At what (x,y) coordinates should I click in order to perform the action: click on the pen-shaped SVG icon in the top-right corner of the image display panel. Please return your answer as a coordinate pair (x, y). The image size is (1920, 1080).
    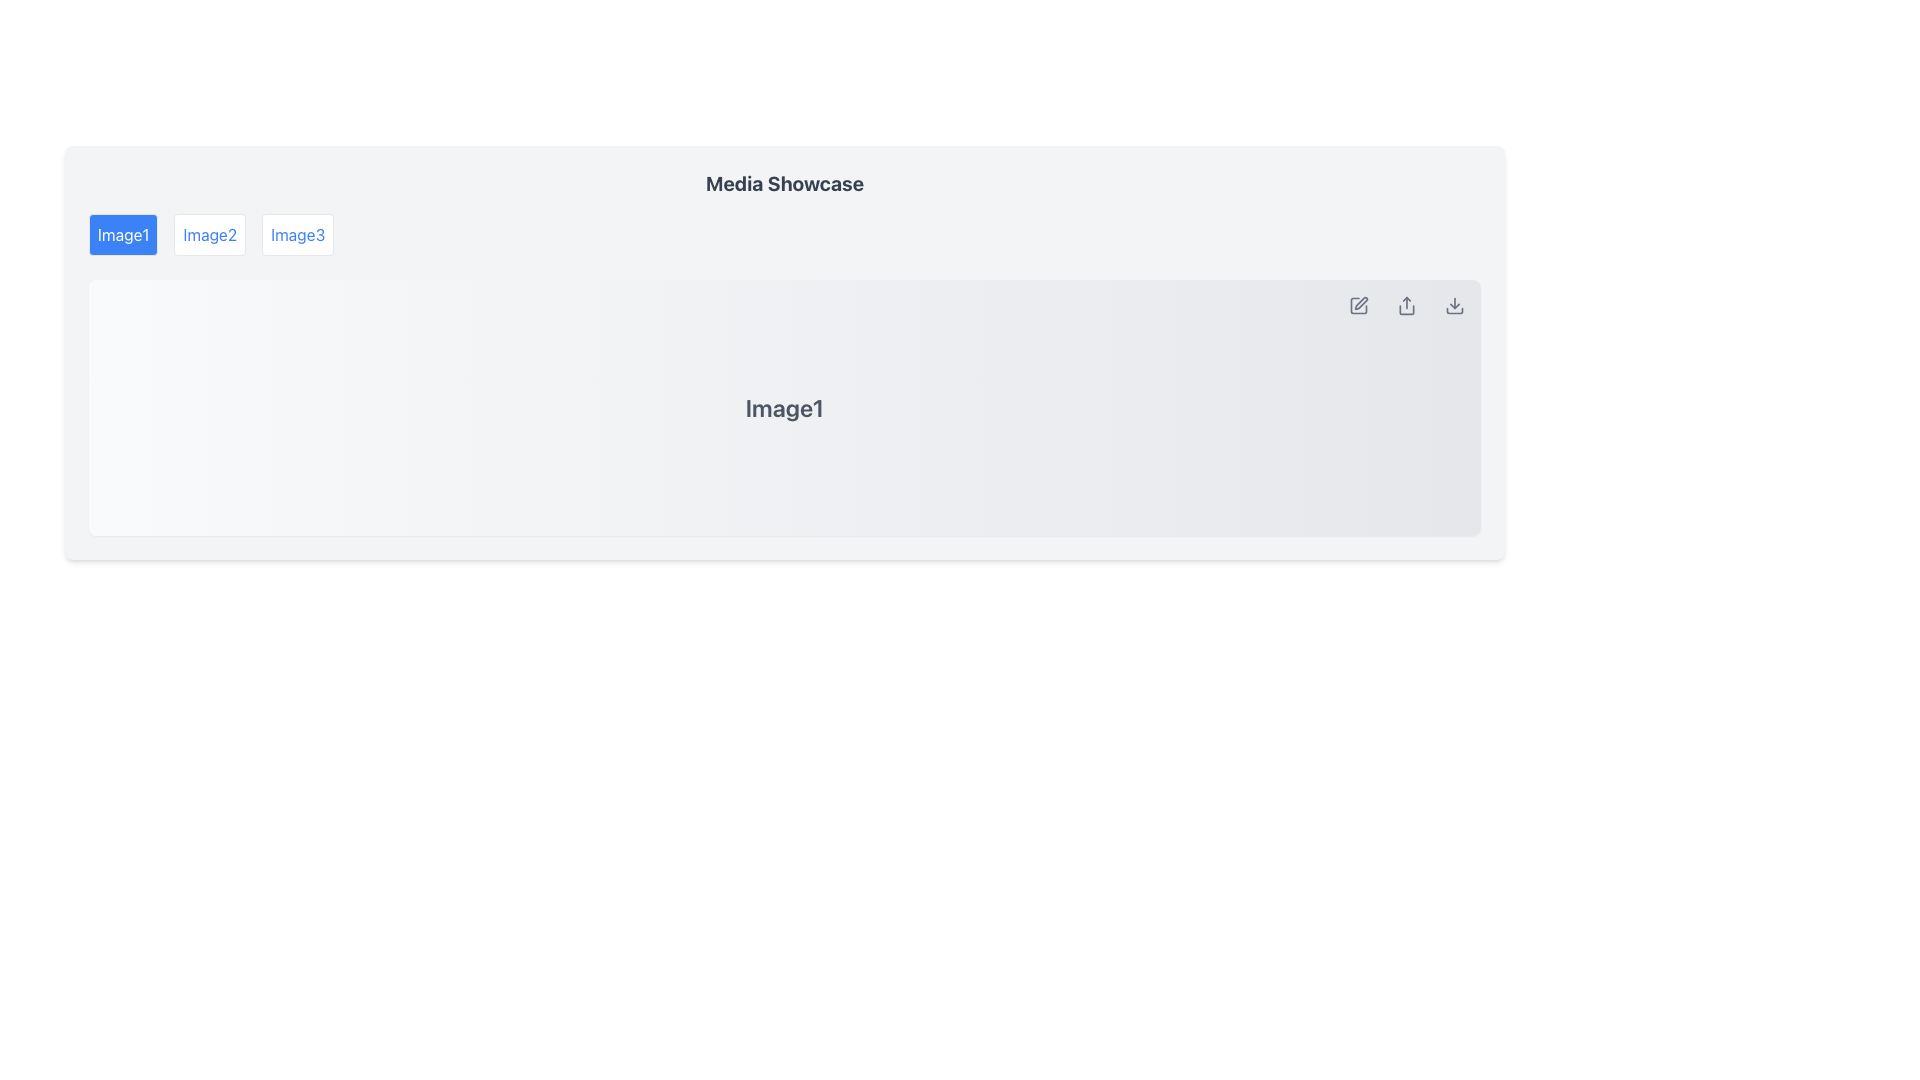
    Looking at the image, I should click on (1360, 303).